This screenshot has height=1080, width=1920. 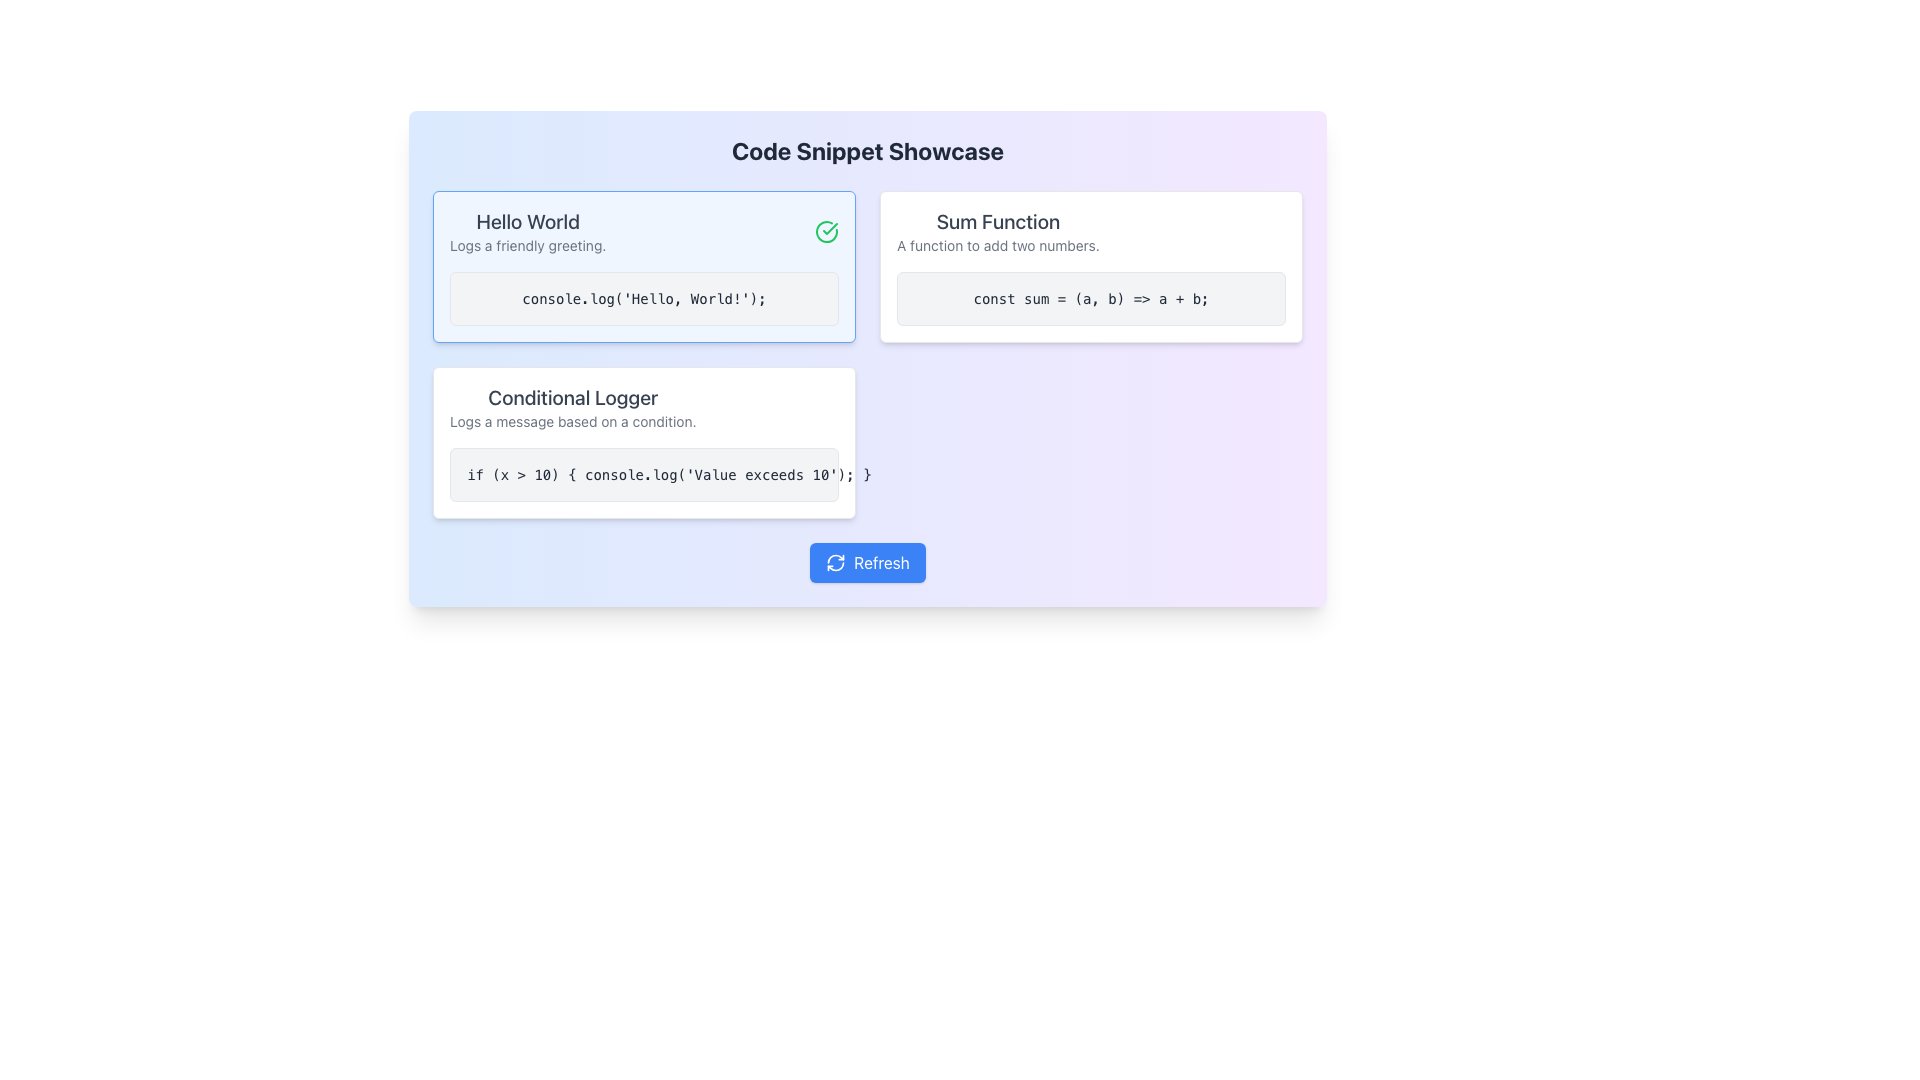 I want to click on the checkmark icon in the top-right corner of the 'Hello World' section, which indicates validation or success status, so click(x=830, y=227).